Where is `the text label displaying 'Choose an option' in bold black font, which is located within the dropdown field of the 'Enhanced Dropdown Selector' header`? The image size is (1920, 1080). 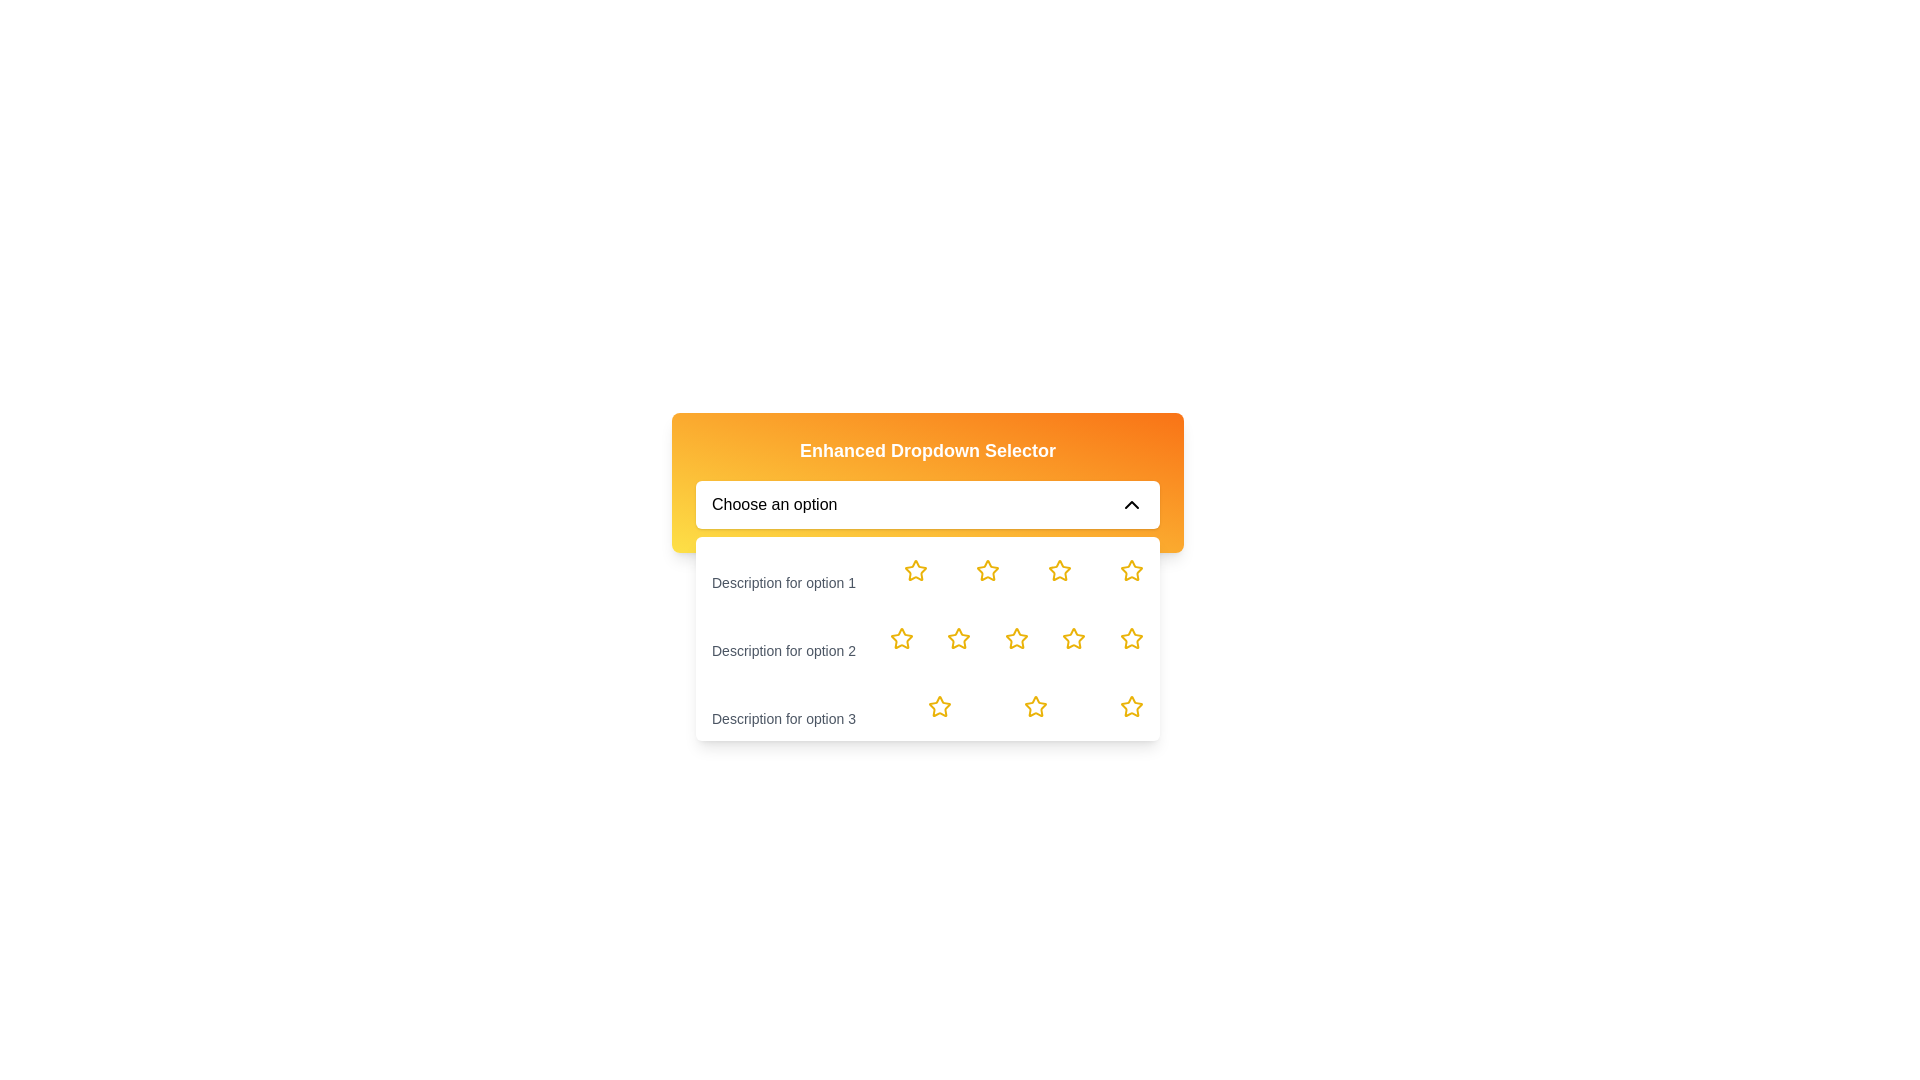
the text label displaying 'Choose an option' in bold black font, which is located within the dropdown field of the 'Enhanced Dropdown Selector' header is located at coordinates (773, 504).